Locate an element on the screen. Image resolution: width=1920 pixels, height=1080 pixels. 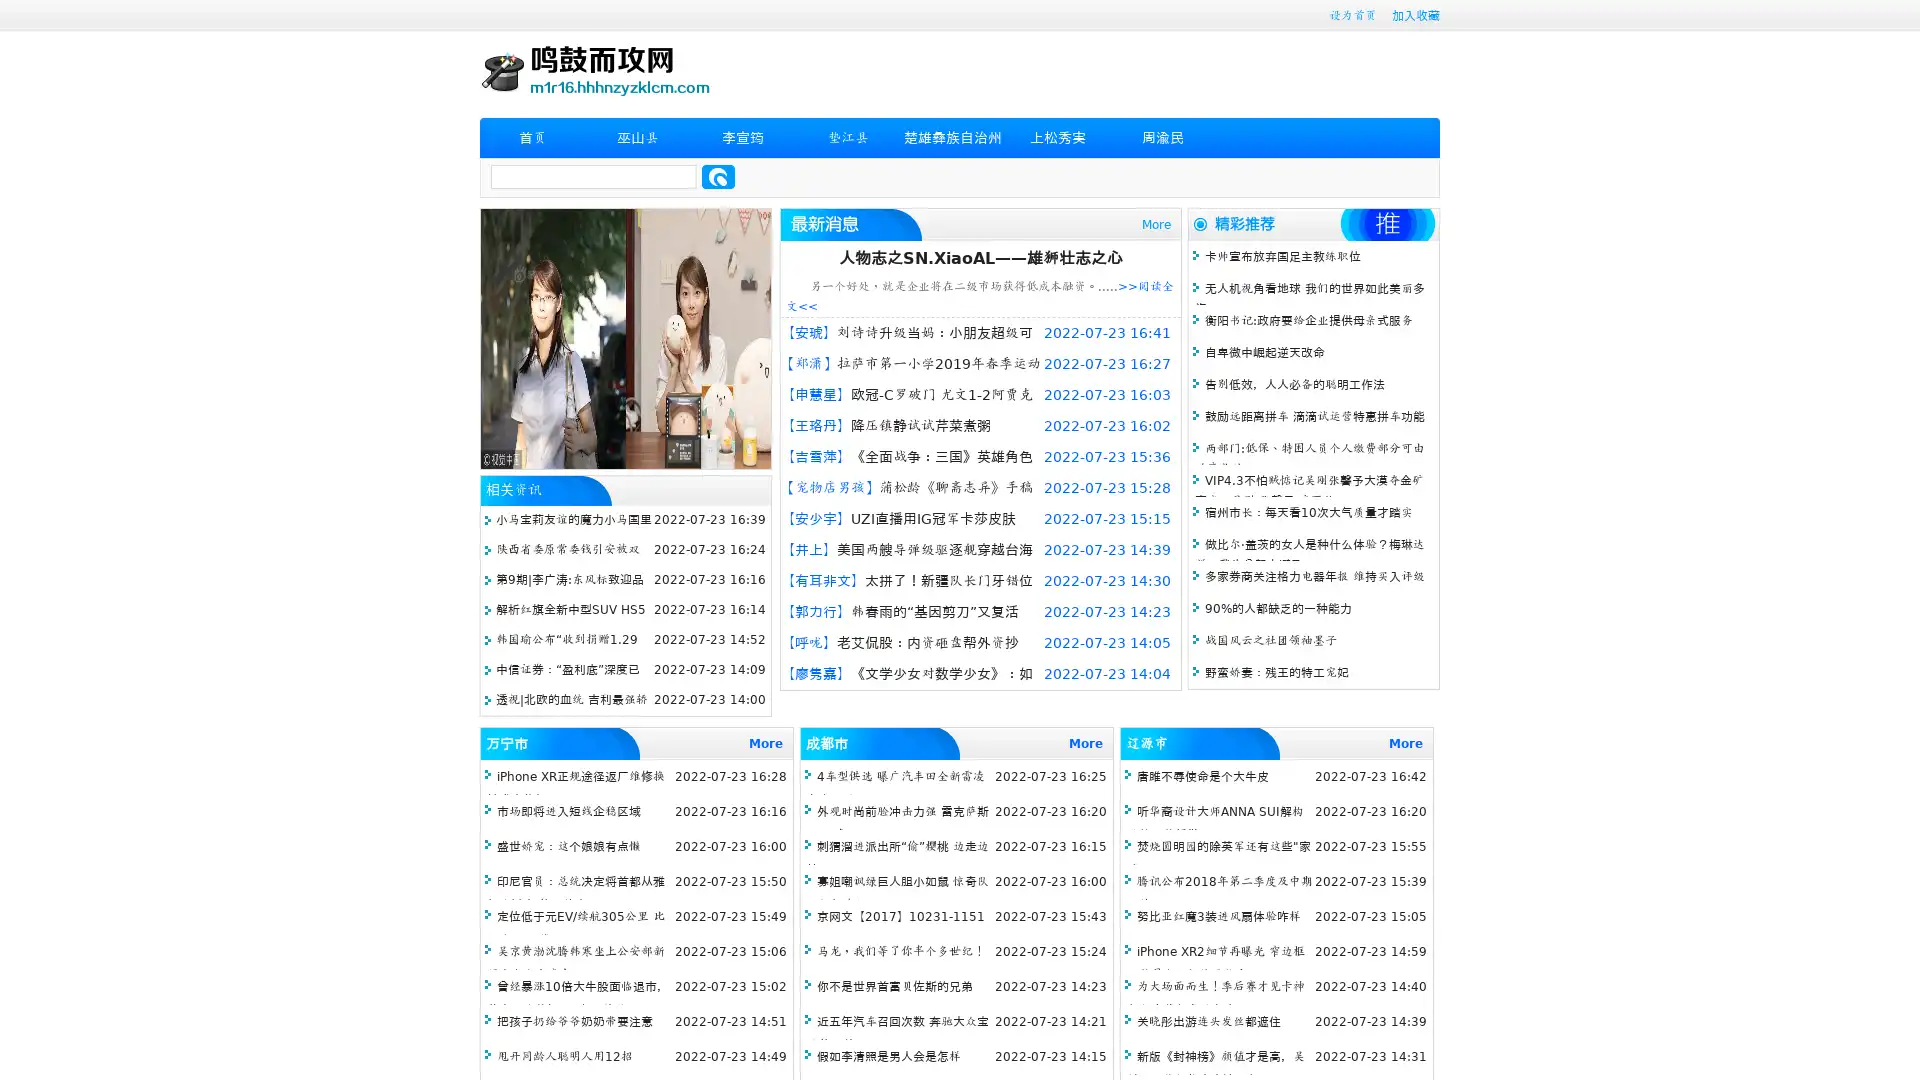
Search is located at coordinates (718, 176).